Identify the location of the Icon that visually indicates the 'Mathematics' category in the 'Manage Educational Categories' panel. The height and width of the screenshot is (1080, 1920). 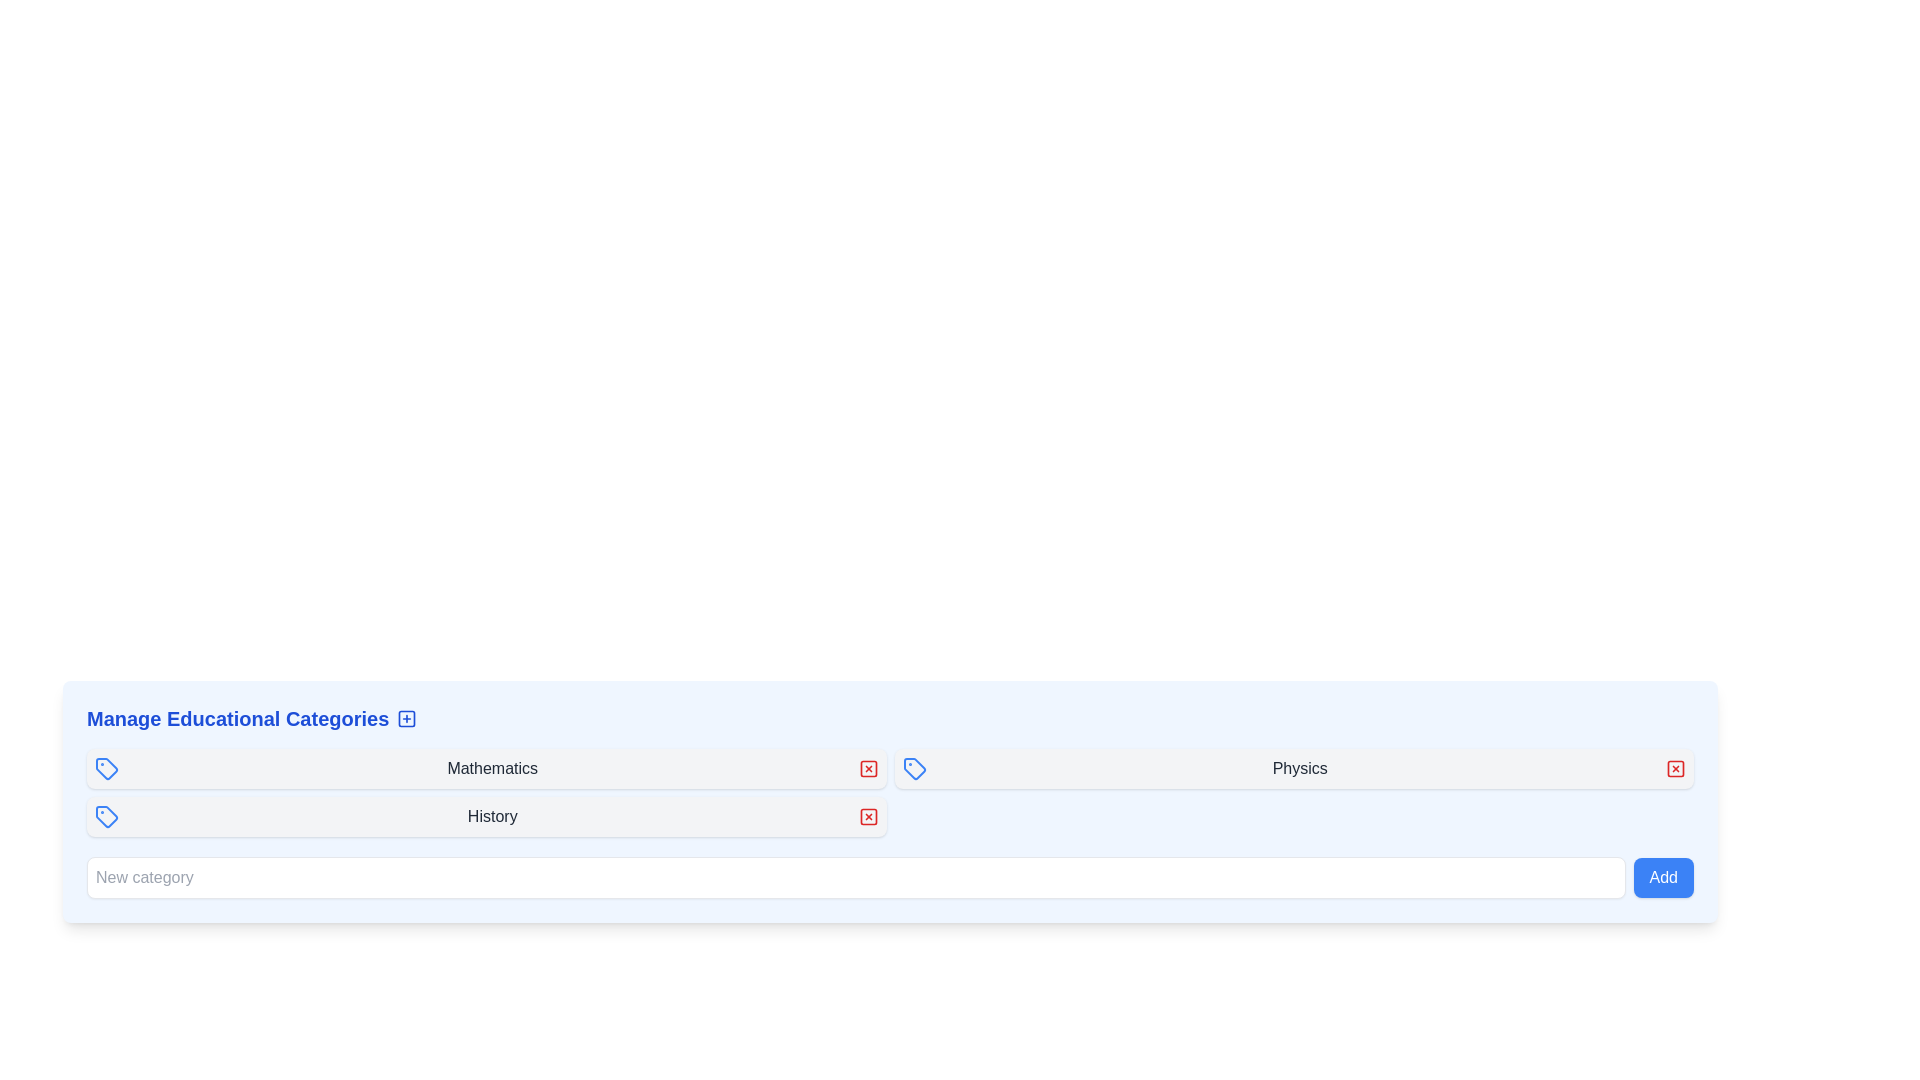
(913, 767).